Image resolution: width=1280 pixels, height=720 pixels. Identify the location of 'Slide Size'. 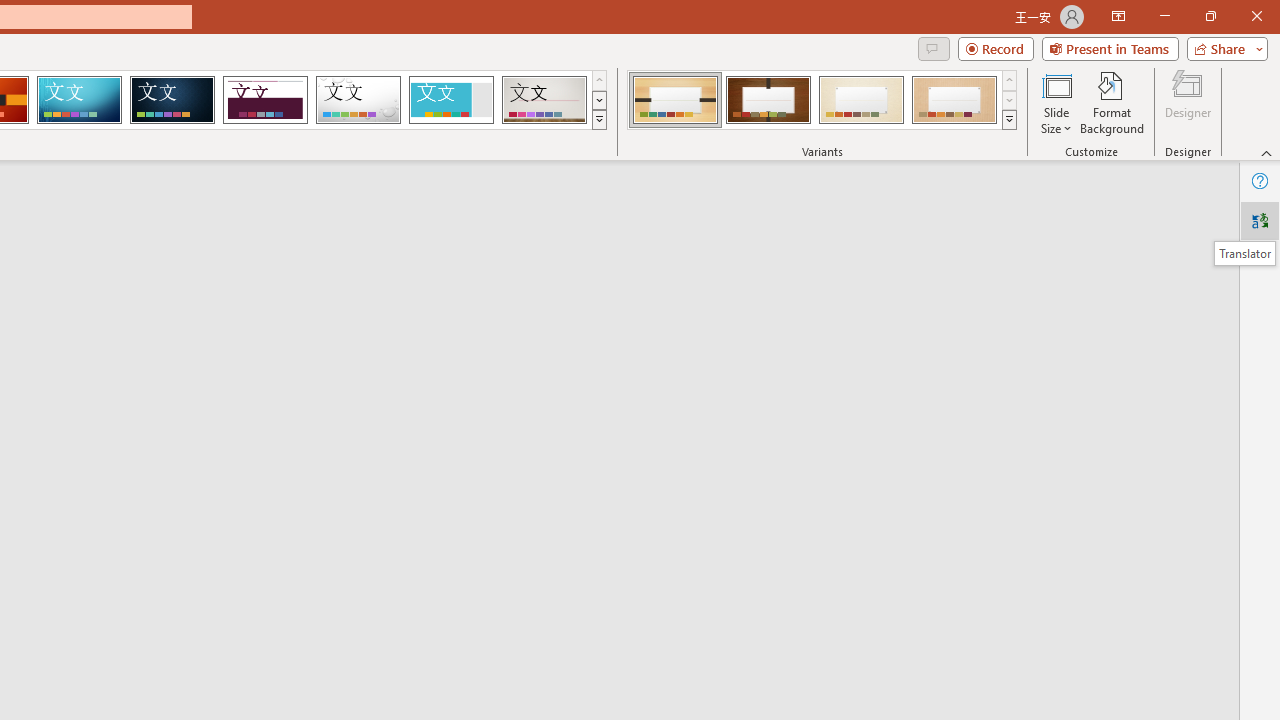
(1055, 103).